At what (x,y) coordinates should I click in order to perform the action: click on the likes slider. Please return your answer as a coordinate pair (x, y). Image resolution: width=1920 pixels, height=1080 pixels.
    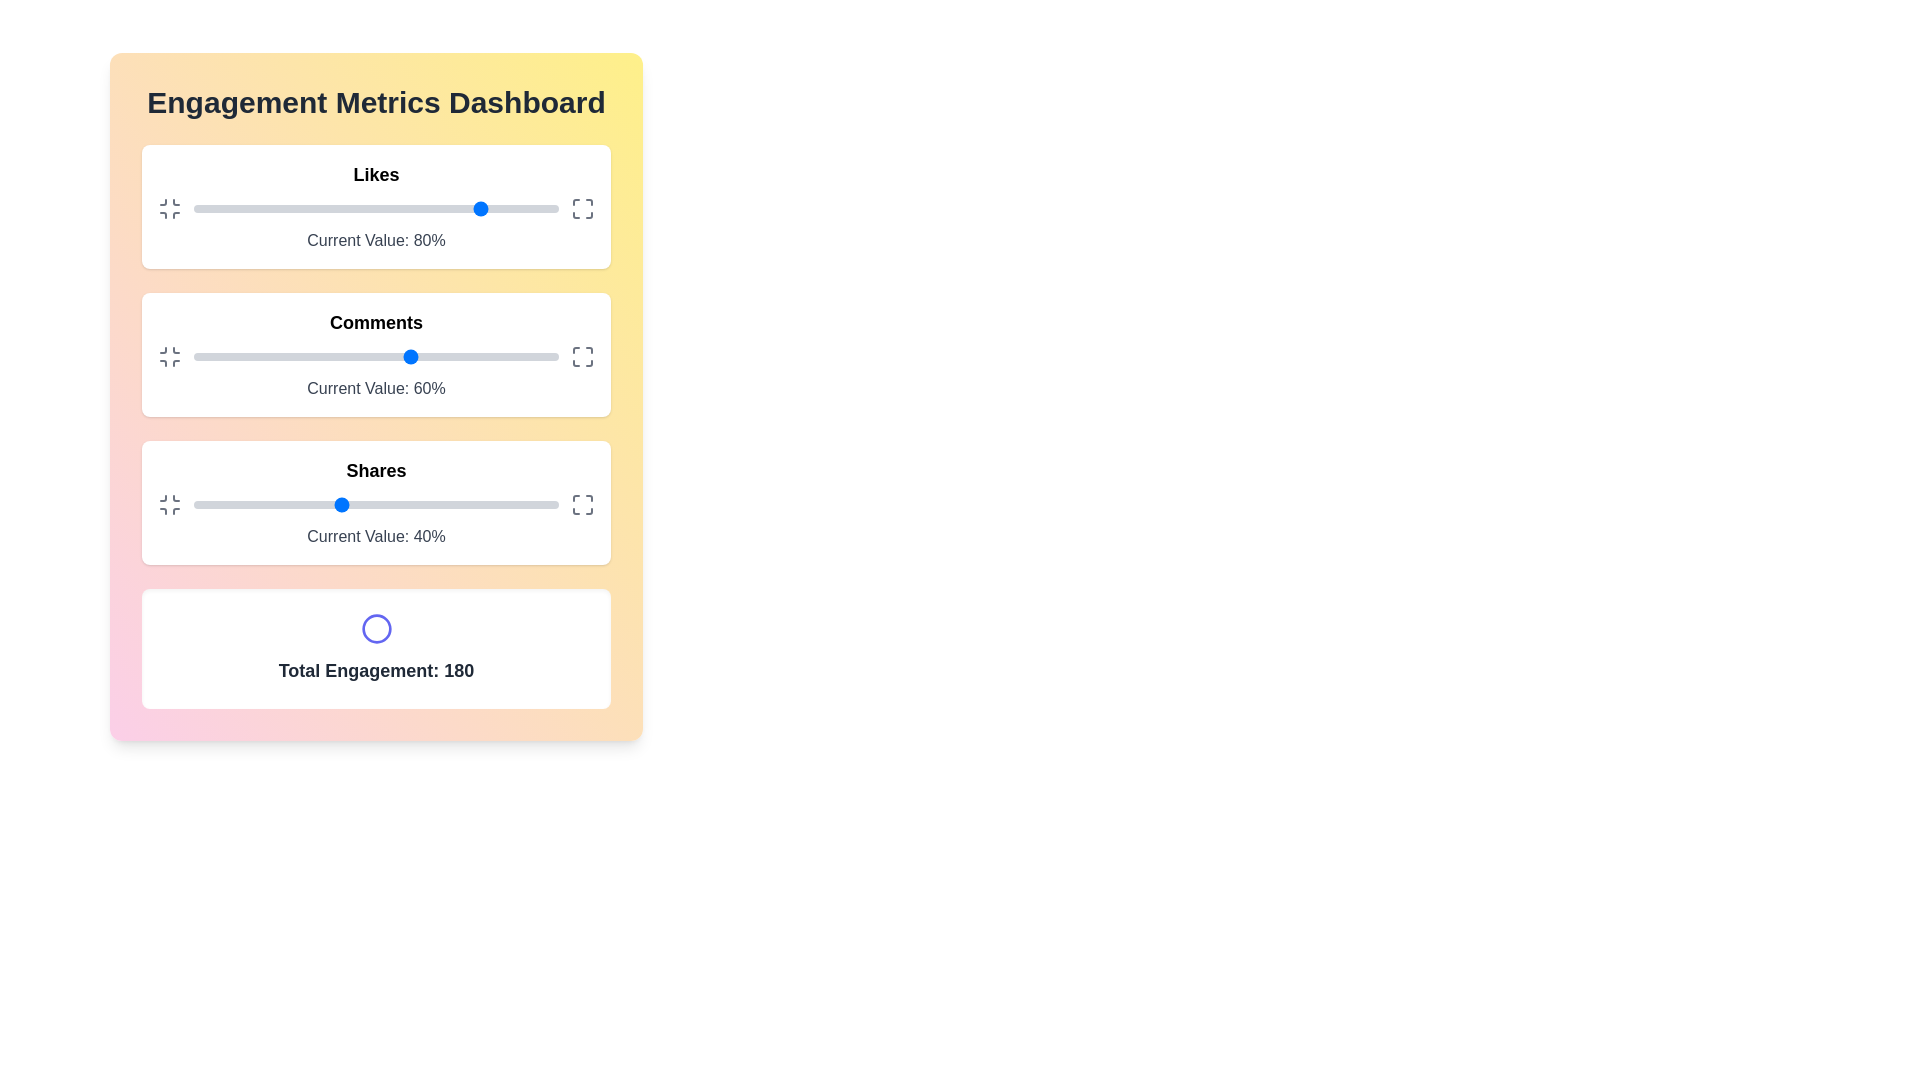
    Looking at the image, I should click on (193, 208).